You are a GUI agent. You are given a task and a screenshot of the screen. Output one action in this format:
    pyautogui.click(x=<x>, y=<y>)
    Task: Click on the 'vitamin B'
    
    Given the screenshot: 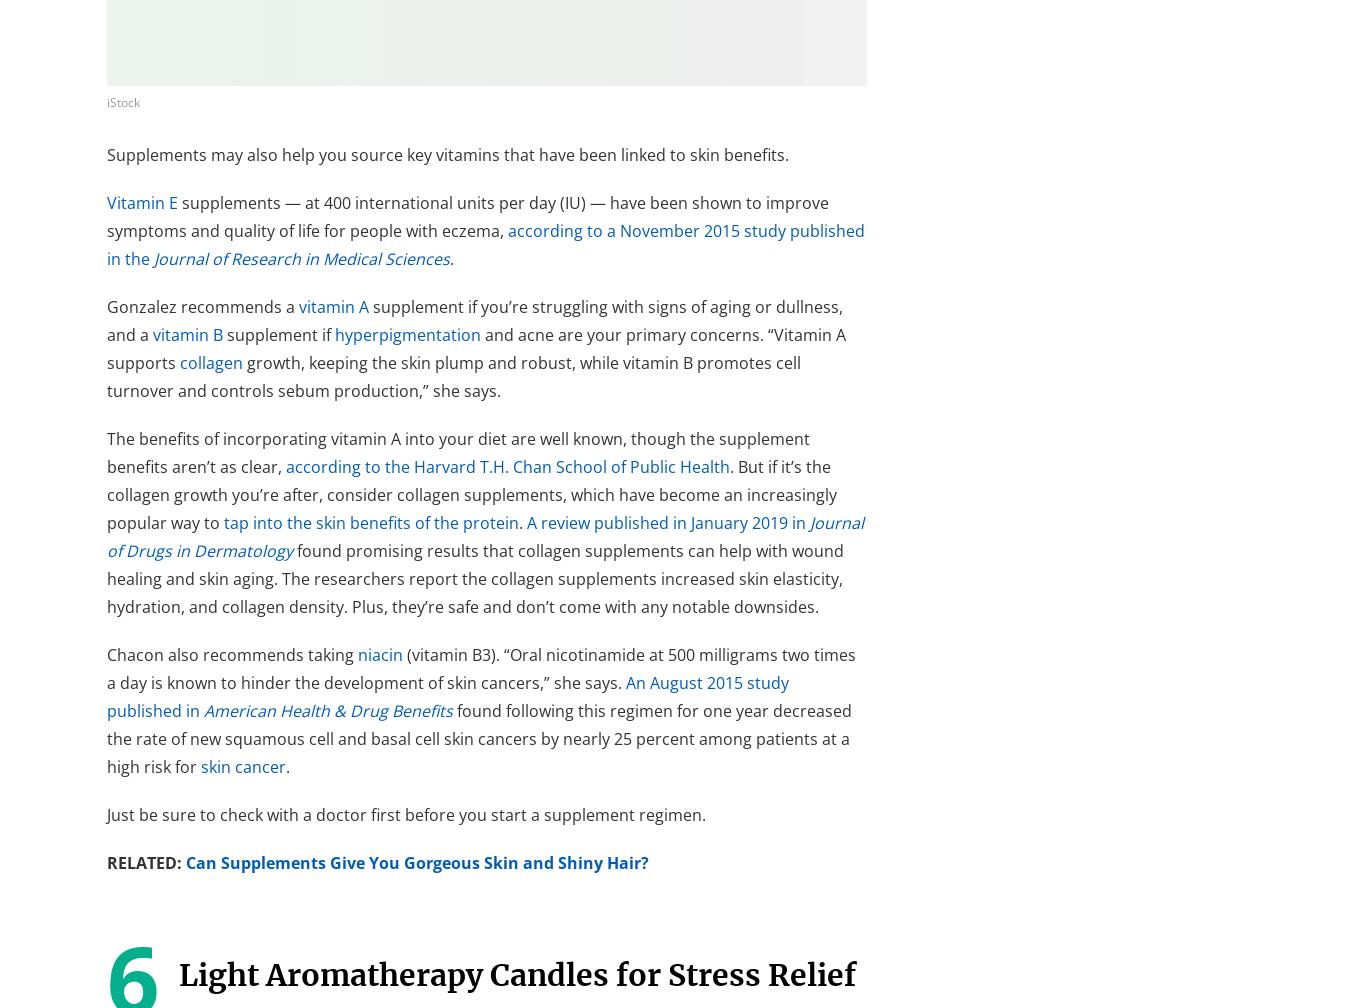 What is the action you would take?
    pyautogui.click(x=186, y=333)
    